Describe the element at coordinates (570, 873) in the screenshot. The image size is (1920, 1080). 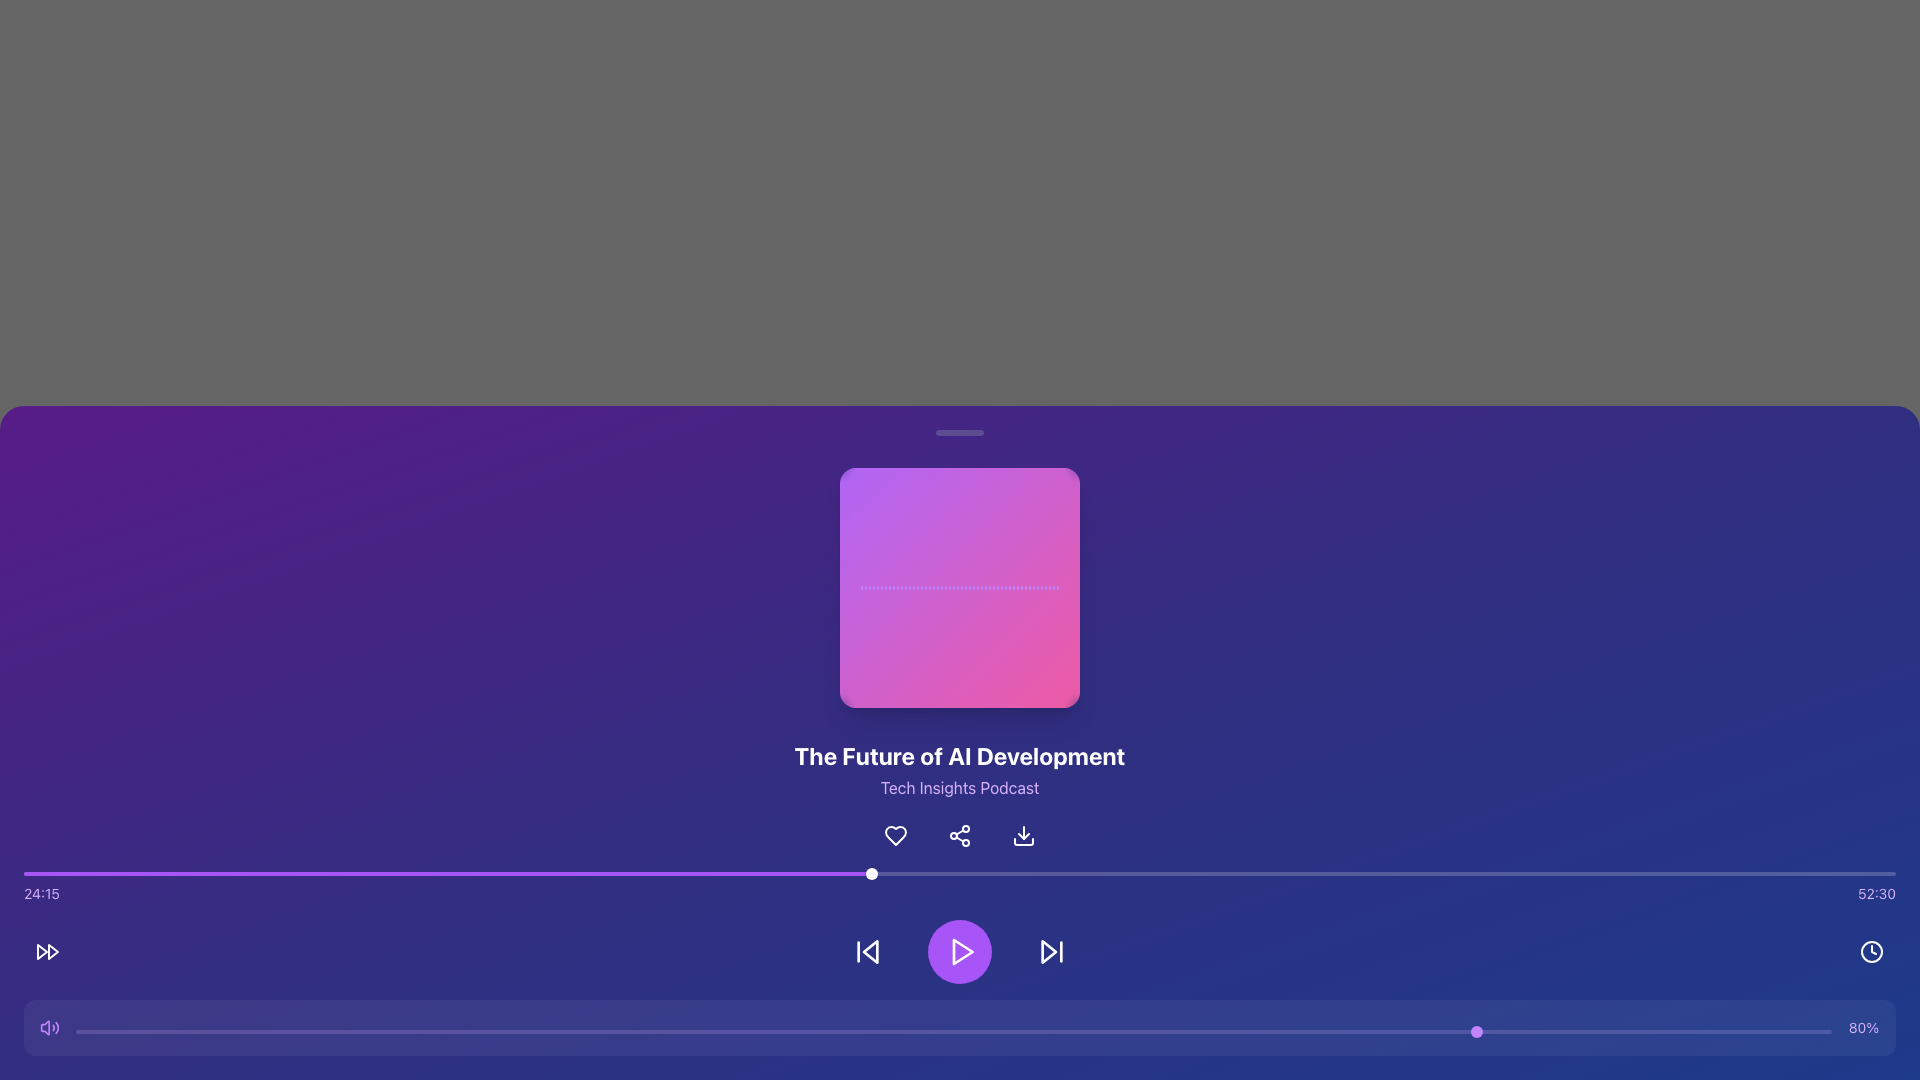
I see `progress` at that location.